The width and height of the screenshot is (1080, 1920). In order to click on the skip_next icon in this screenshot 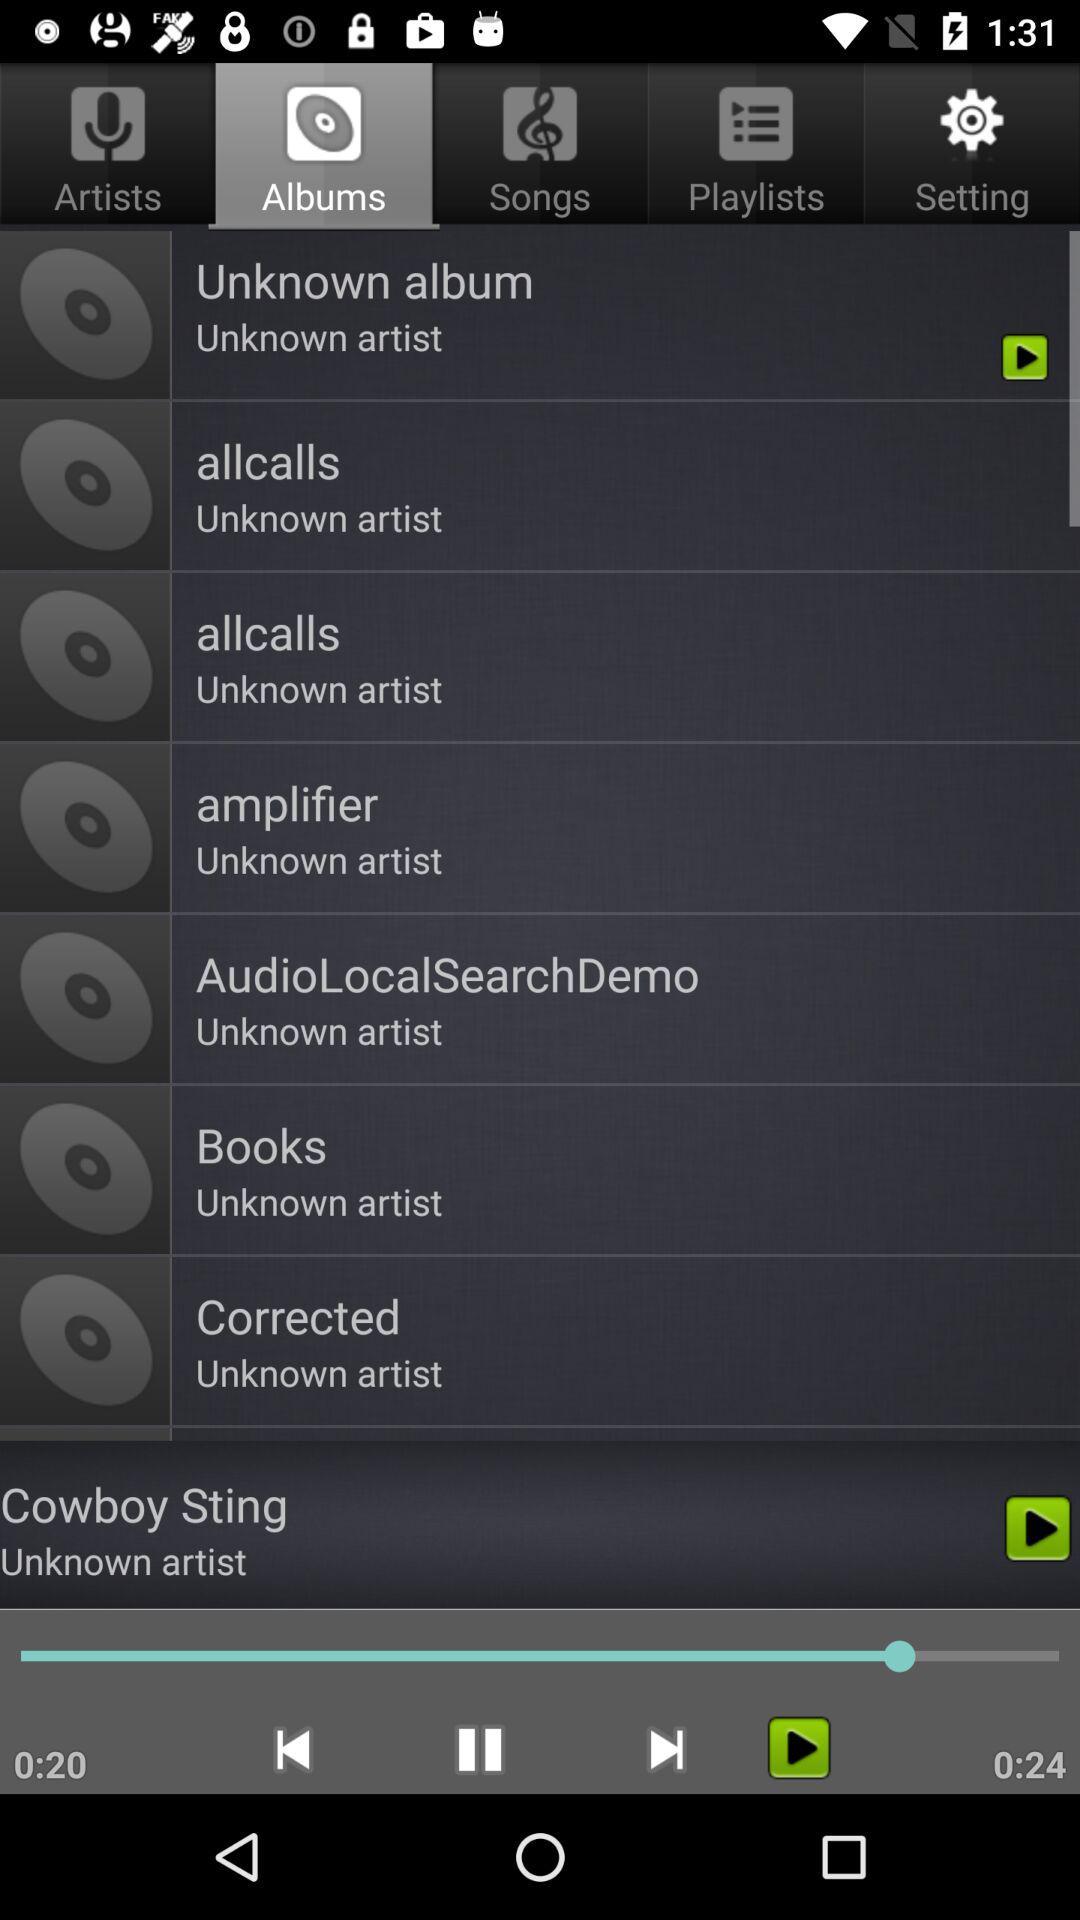, I will do `click(666, 1748)`.